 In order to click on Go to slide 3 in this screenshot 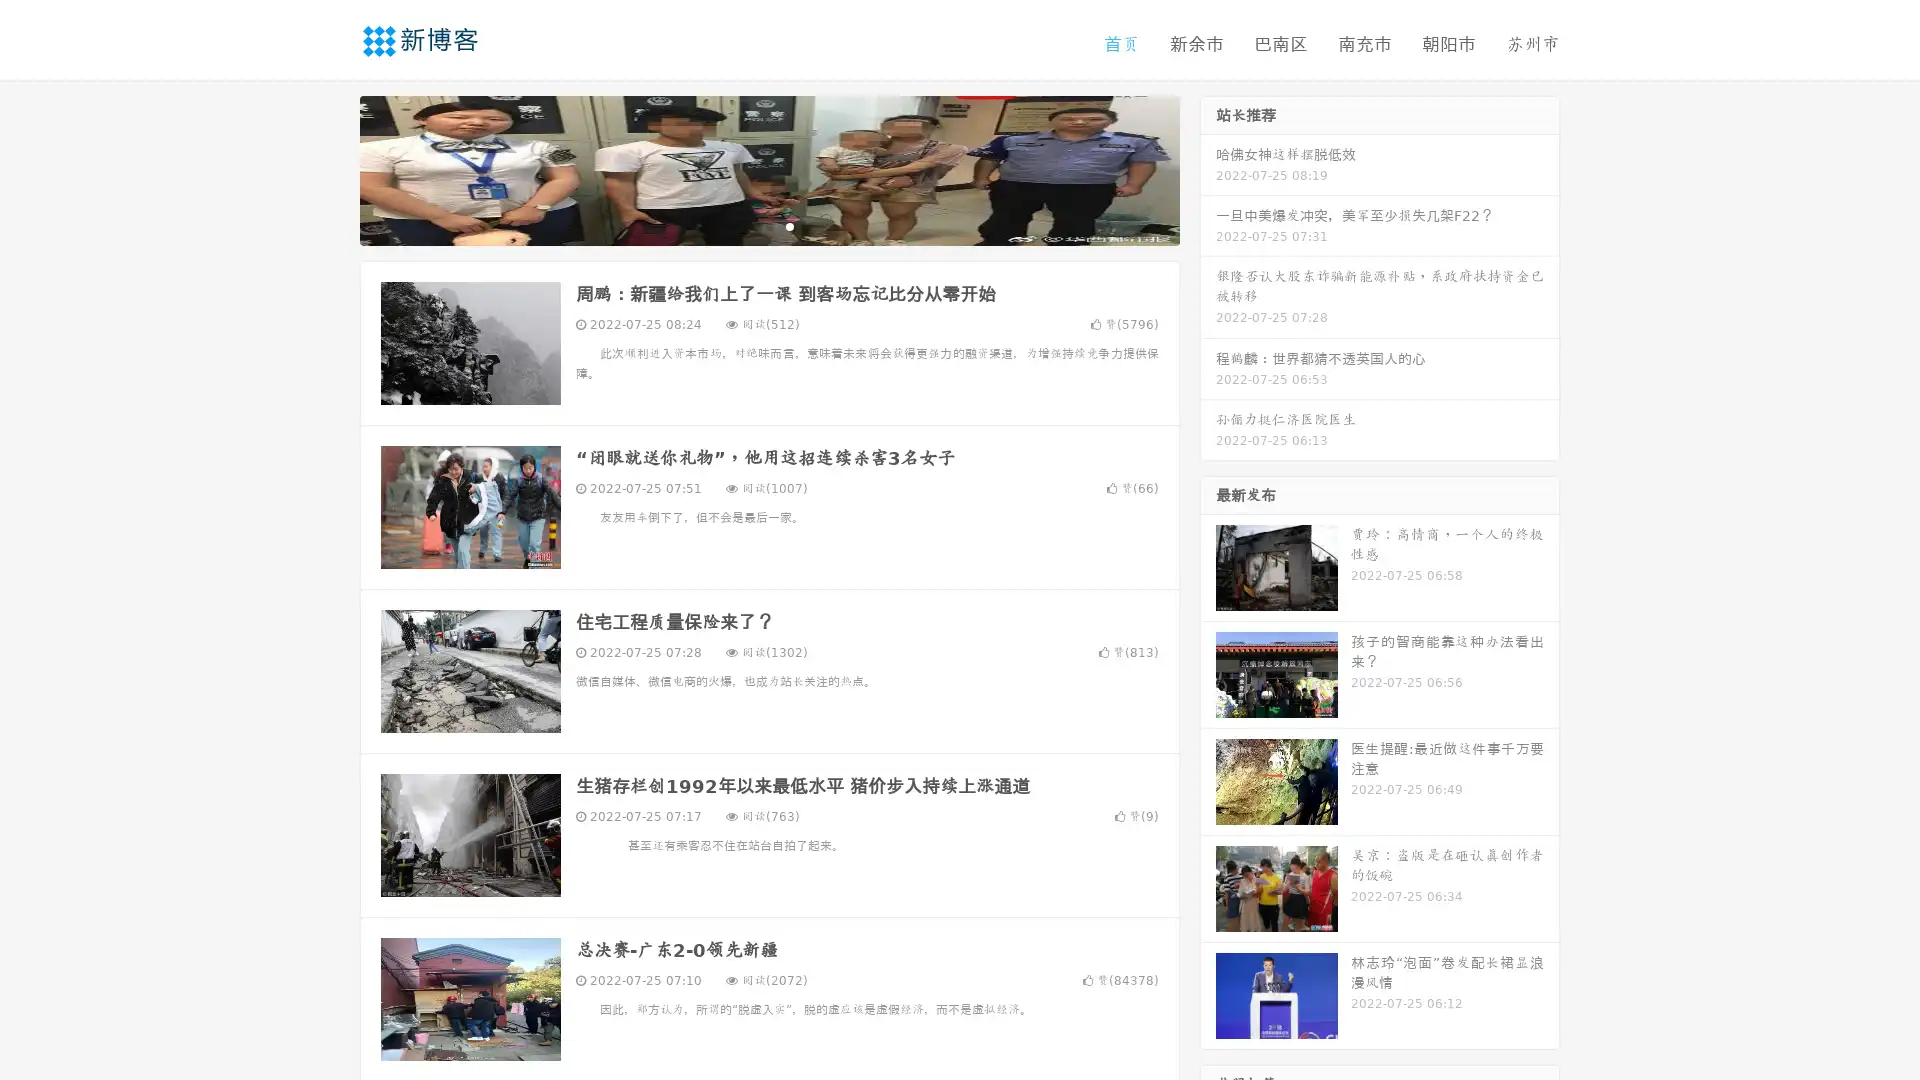, I will do `click(789, 225)`.